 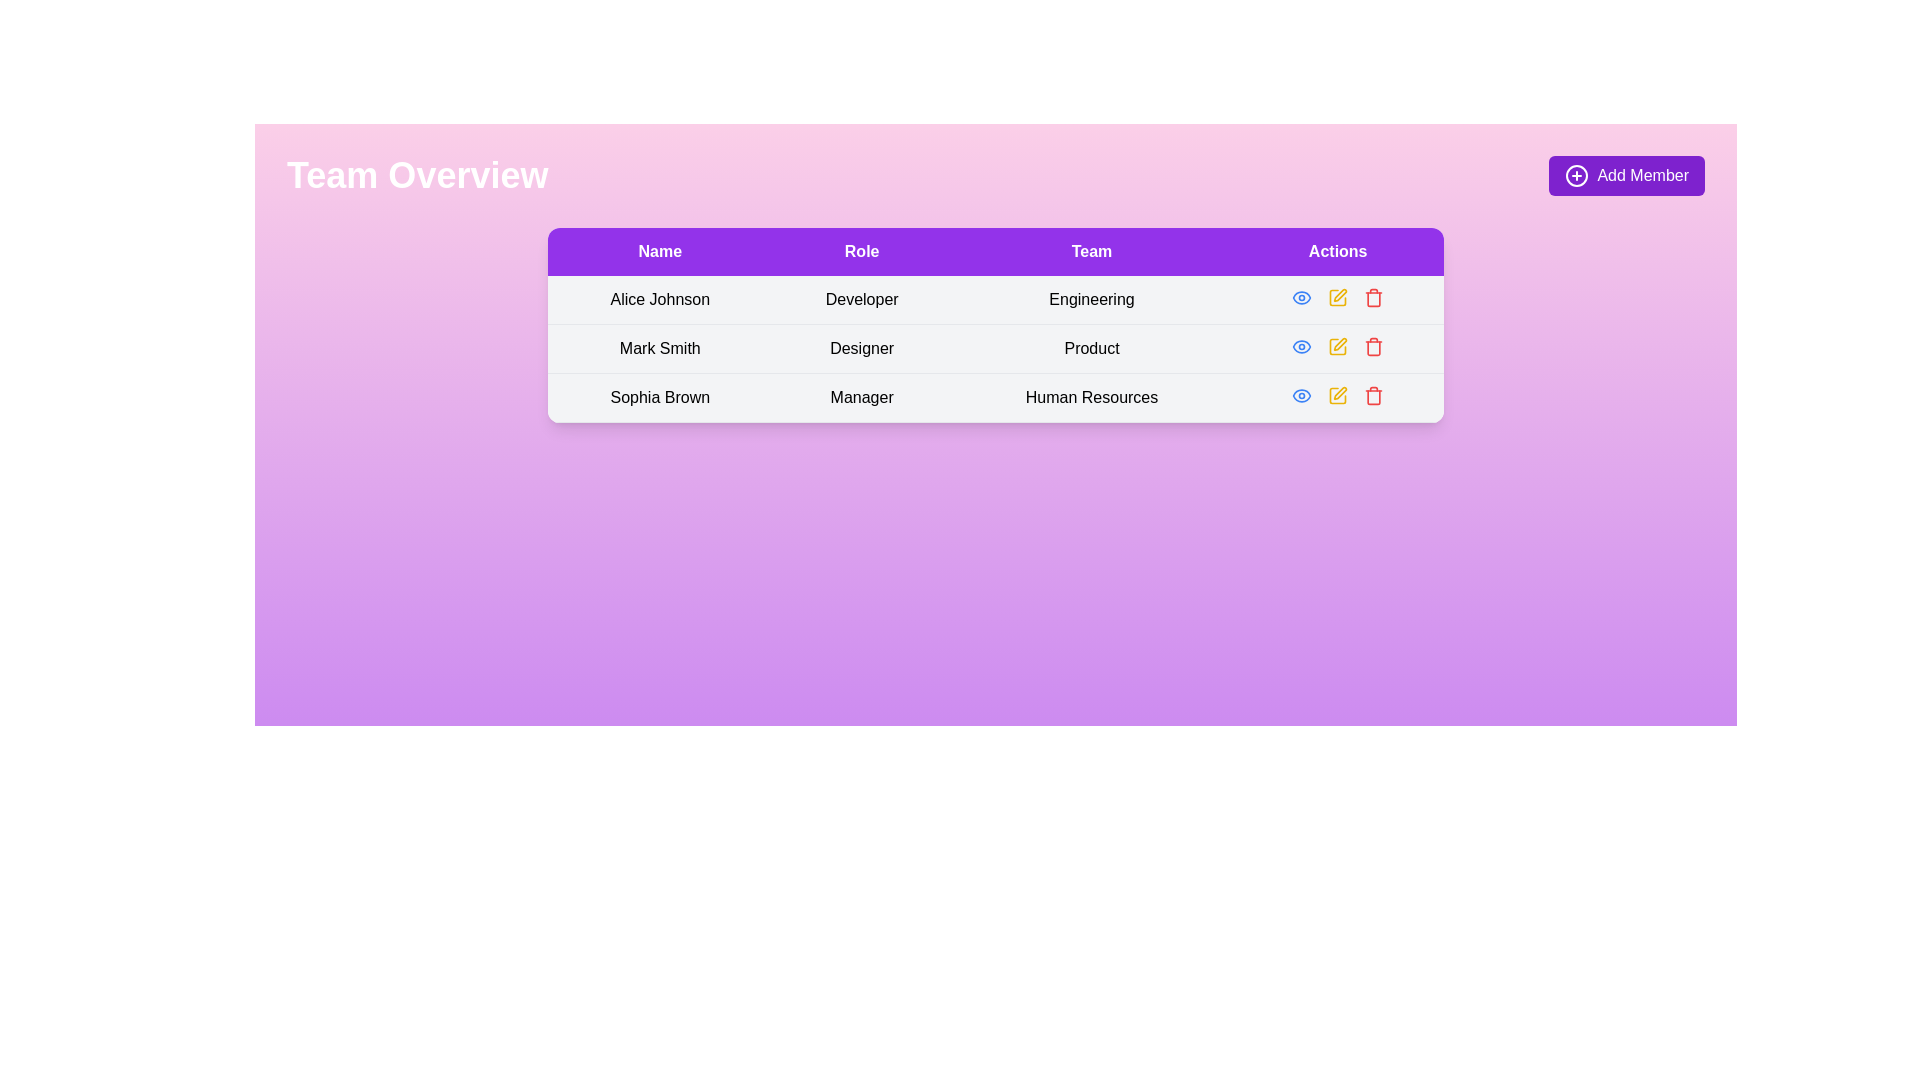 I want to click on the 'view' button located as the first element in the action buttons of the second row in the table, so click(x=1301, y=346).